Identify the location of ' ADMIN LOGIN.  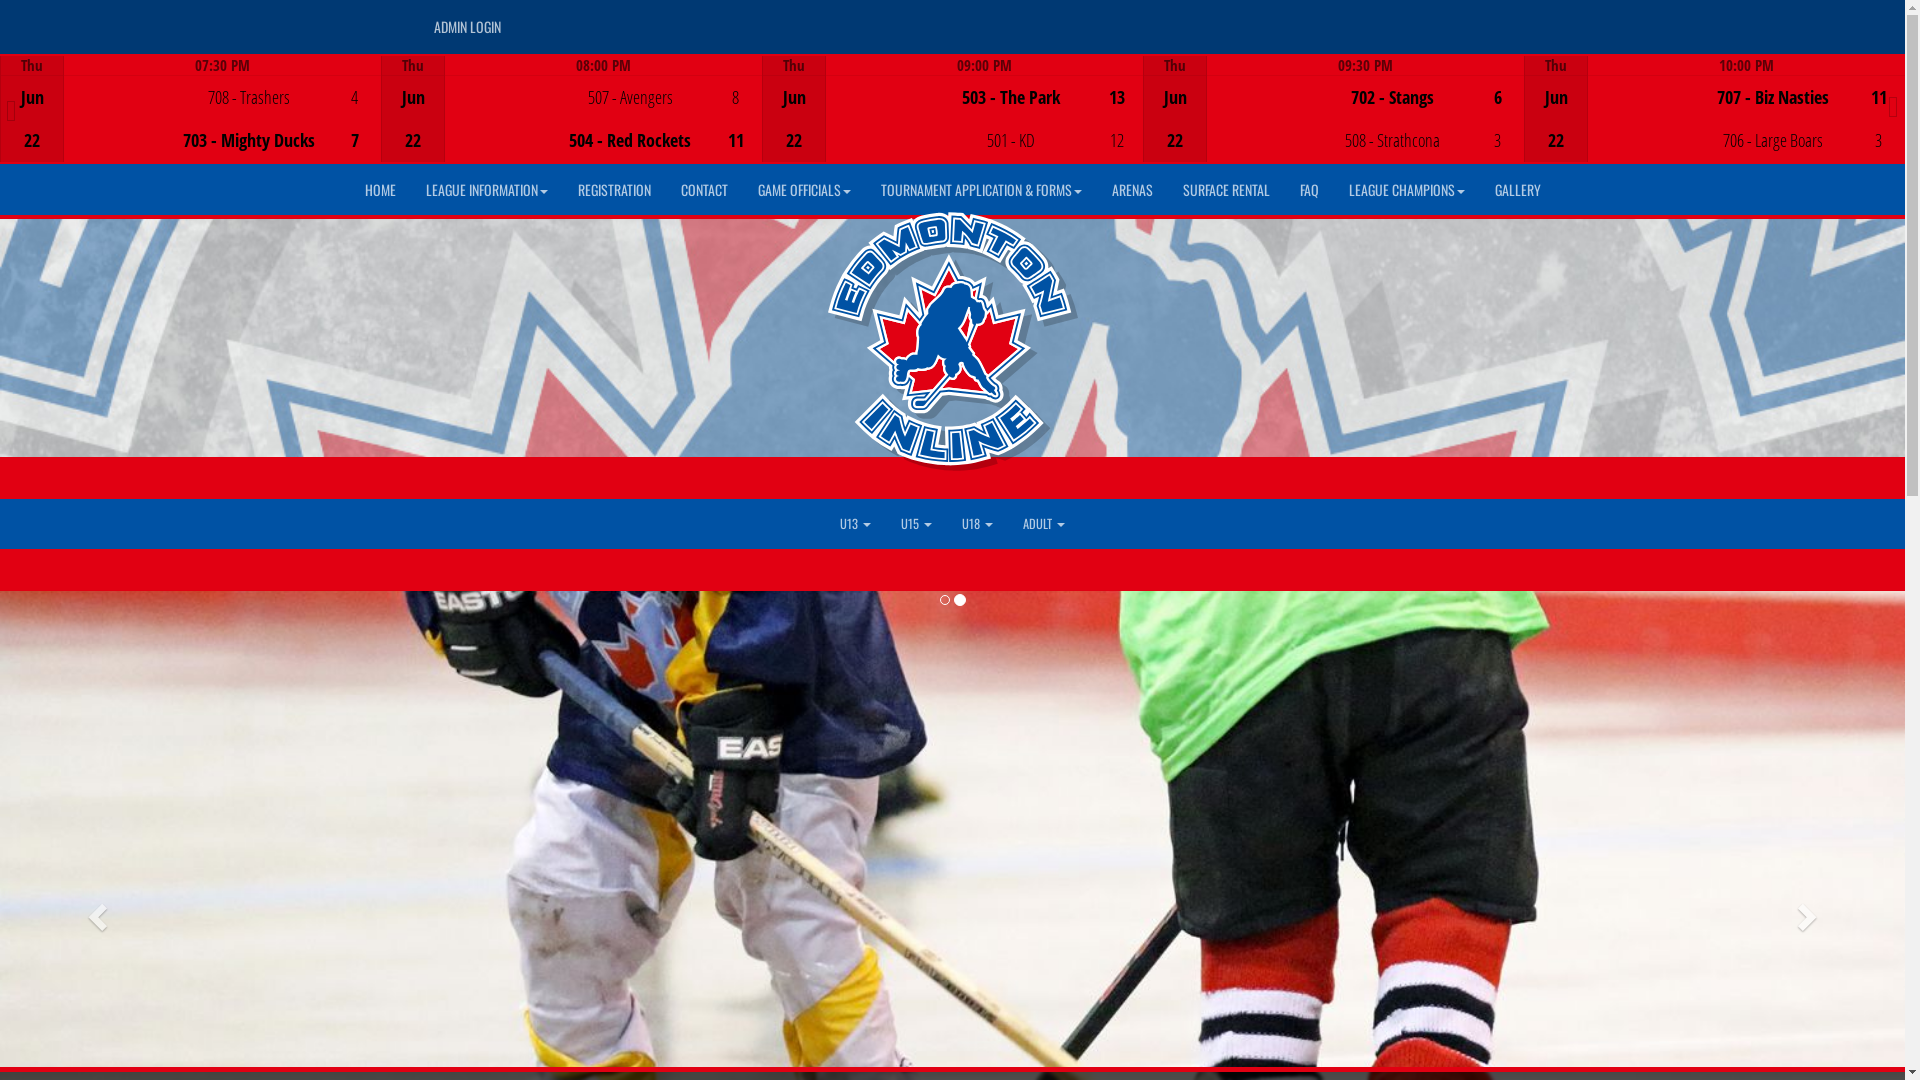
(464, 27).